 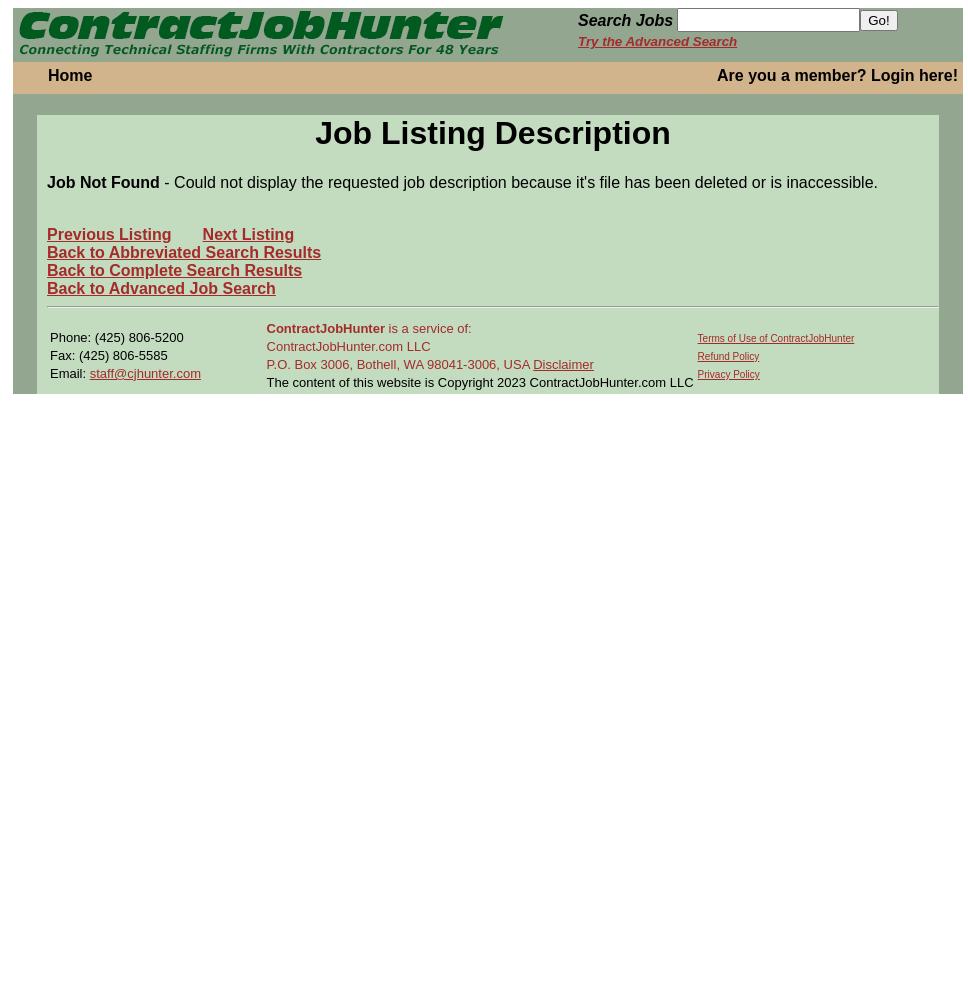 I want to click on 'P.O. Box 3006, Bothell, WA 98041-3006, USA', so click(x=266, y=362).